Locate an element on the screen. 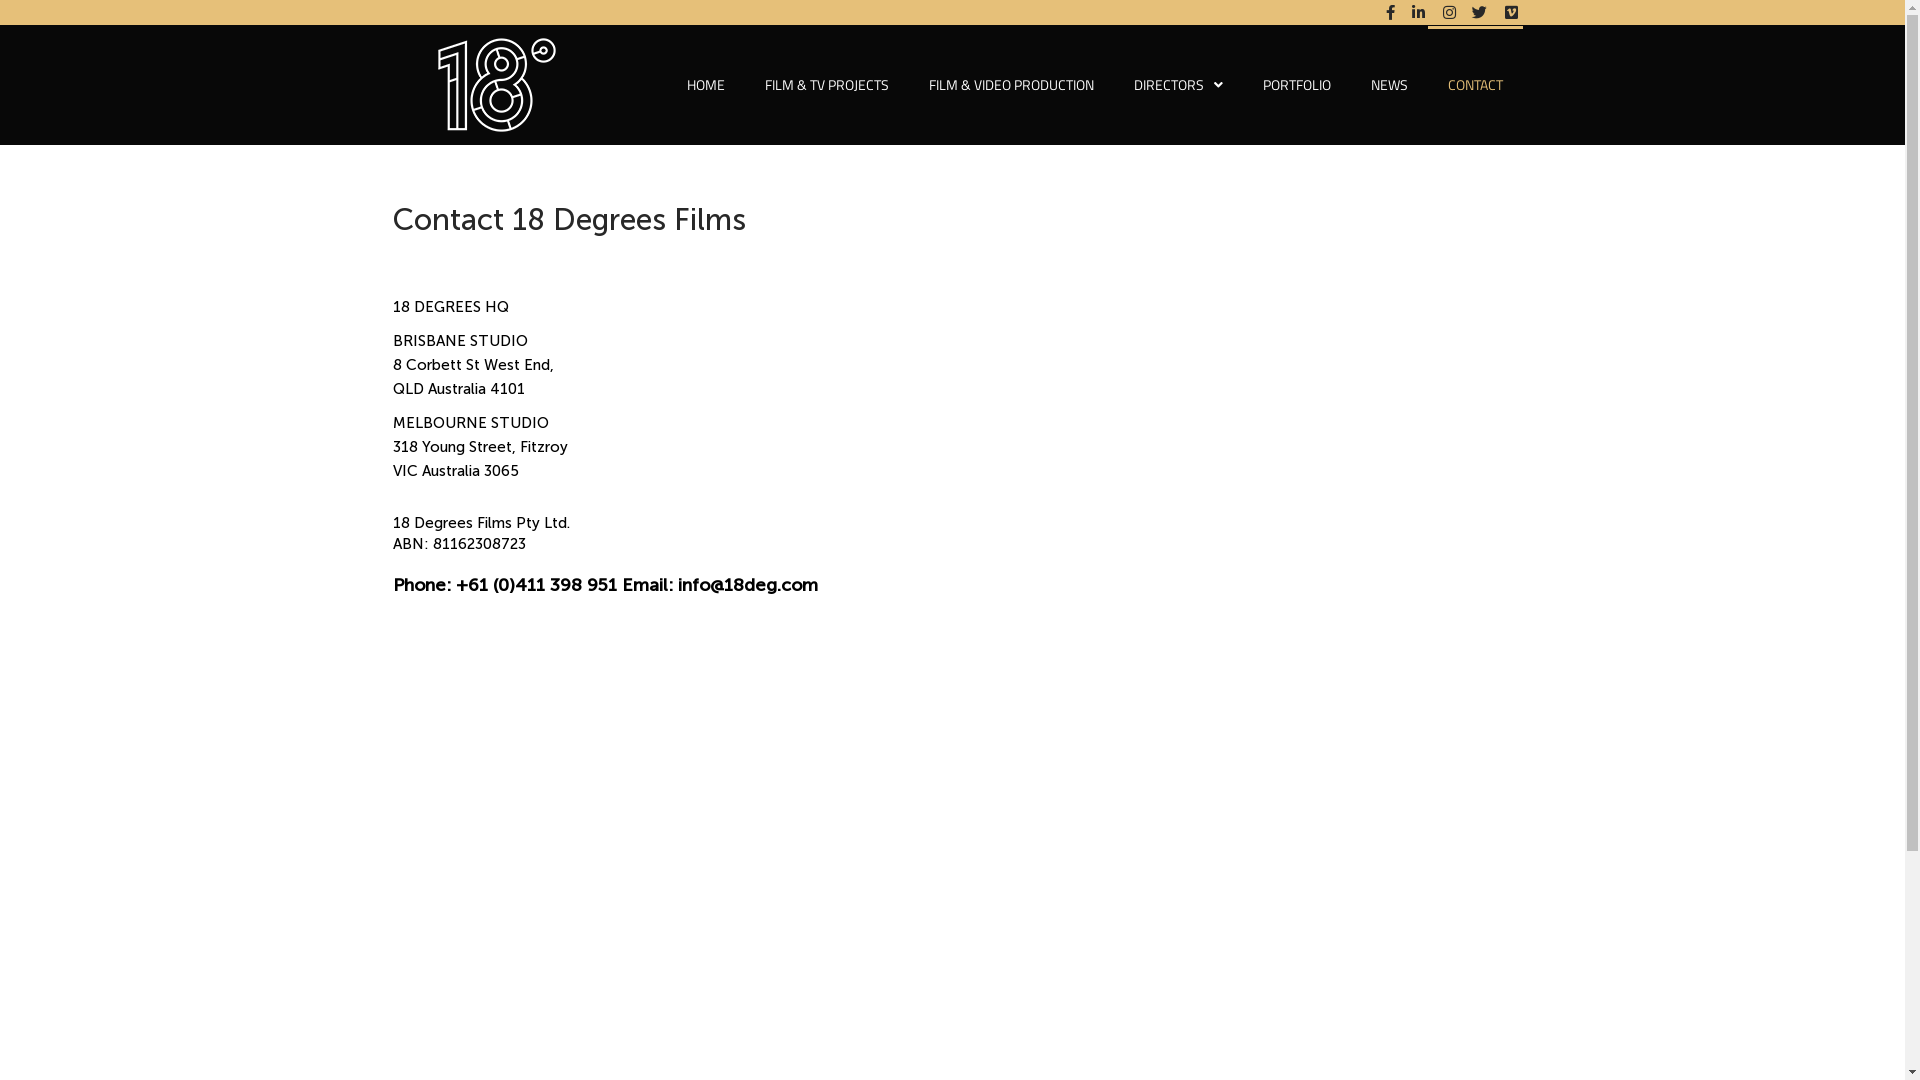 The height and width of the screenshot is (1080, 1920). 'FILM & TV PROJECTS' is located at coordinates (743, 83).